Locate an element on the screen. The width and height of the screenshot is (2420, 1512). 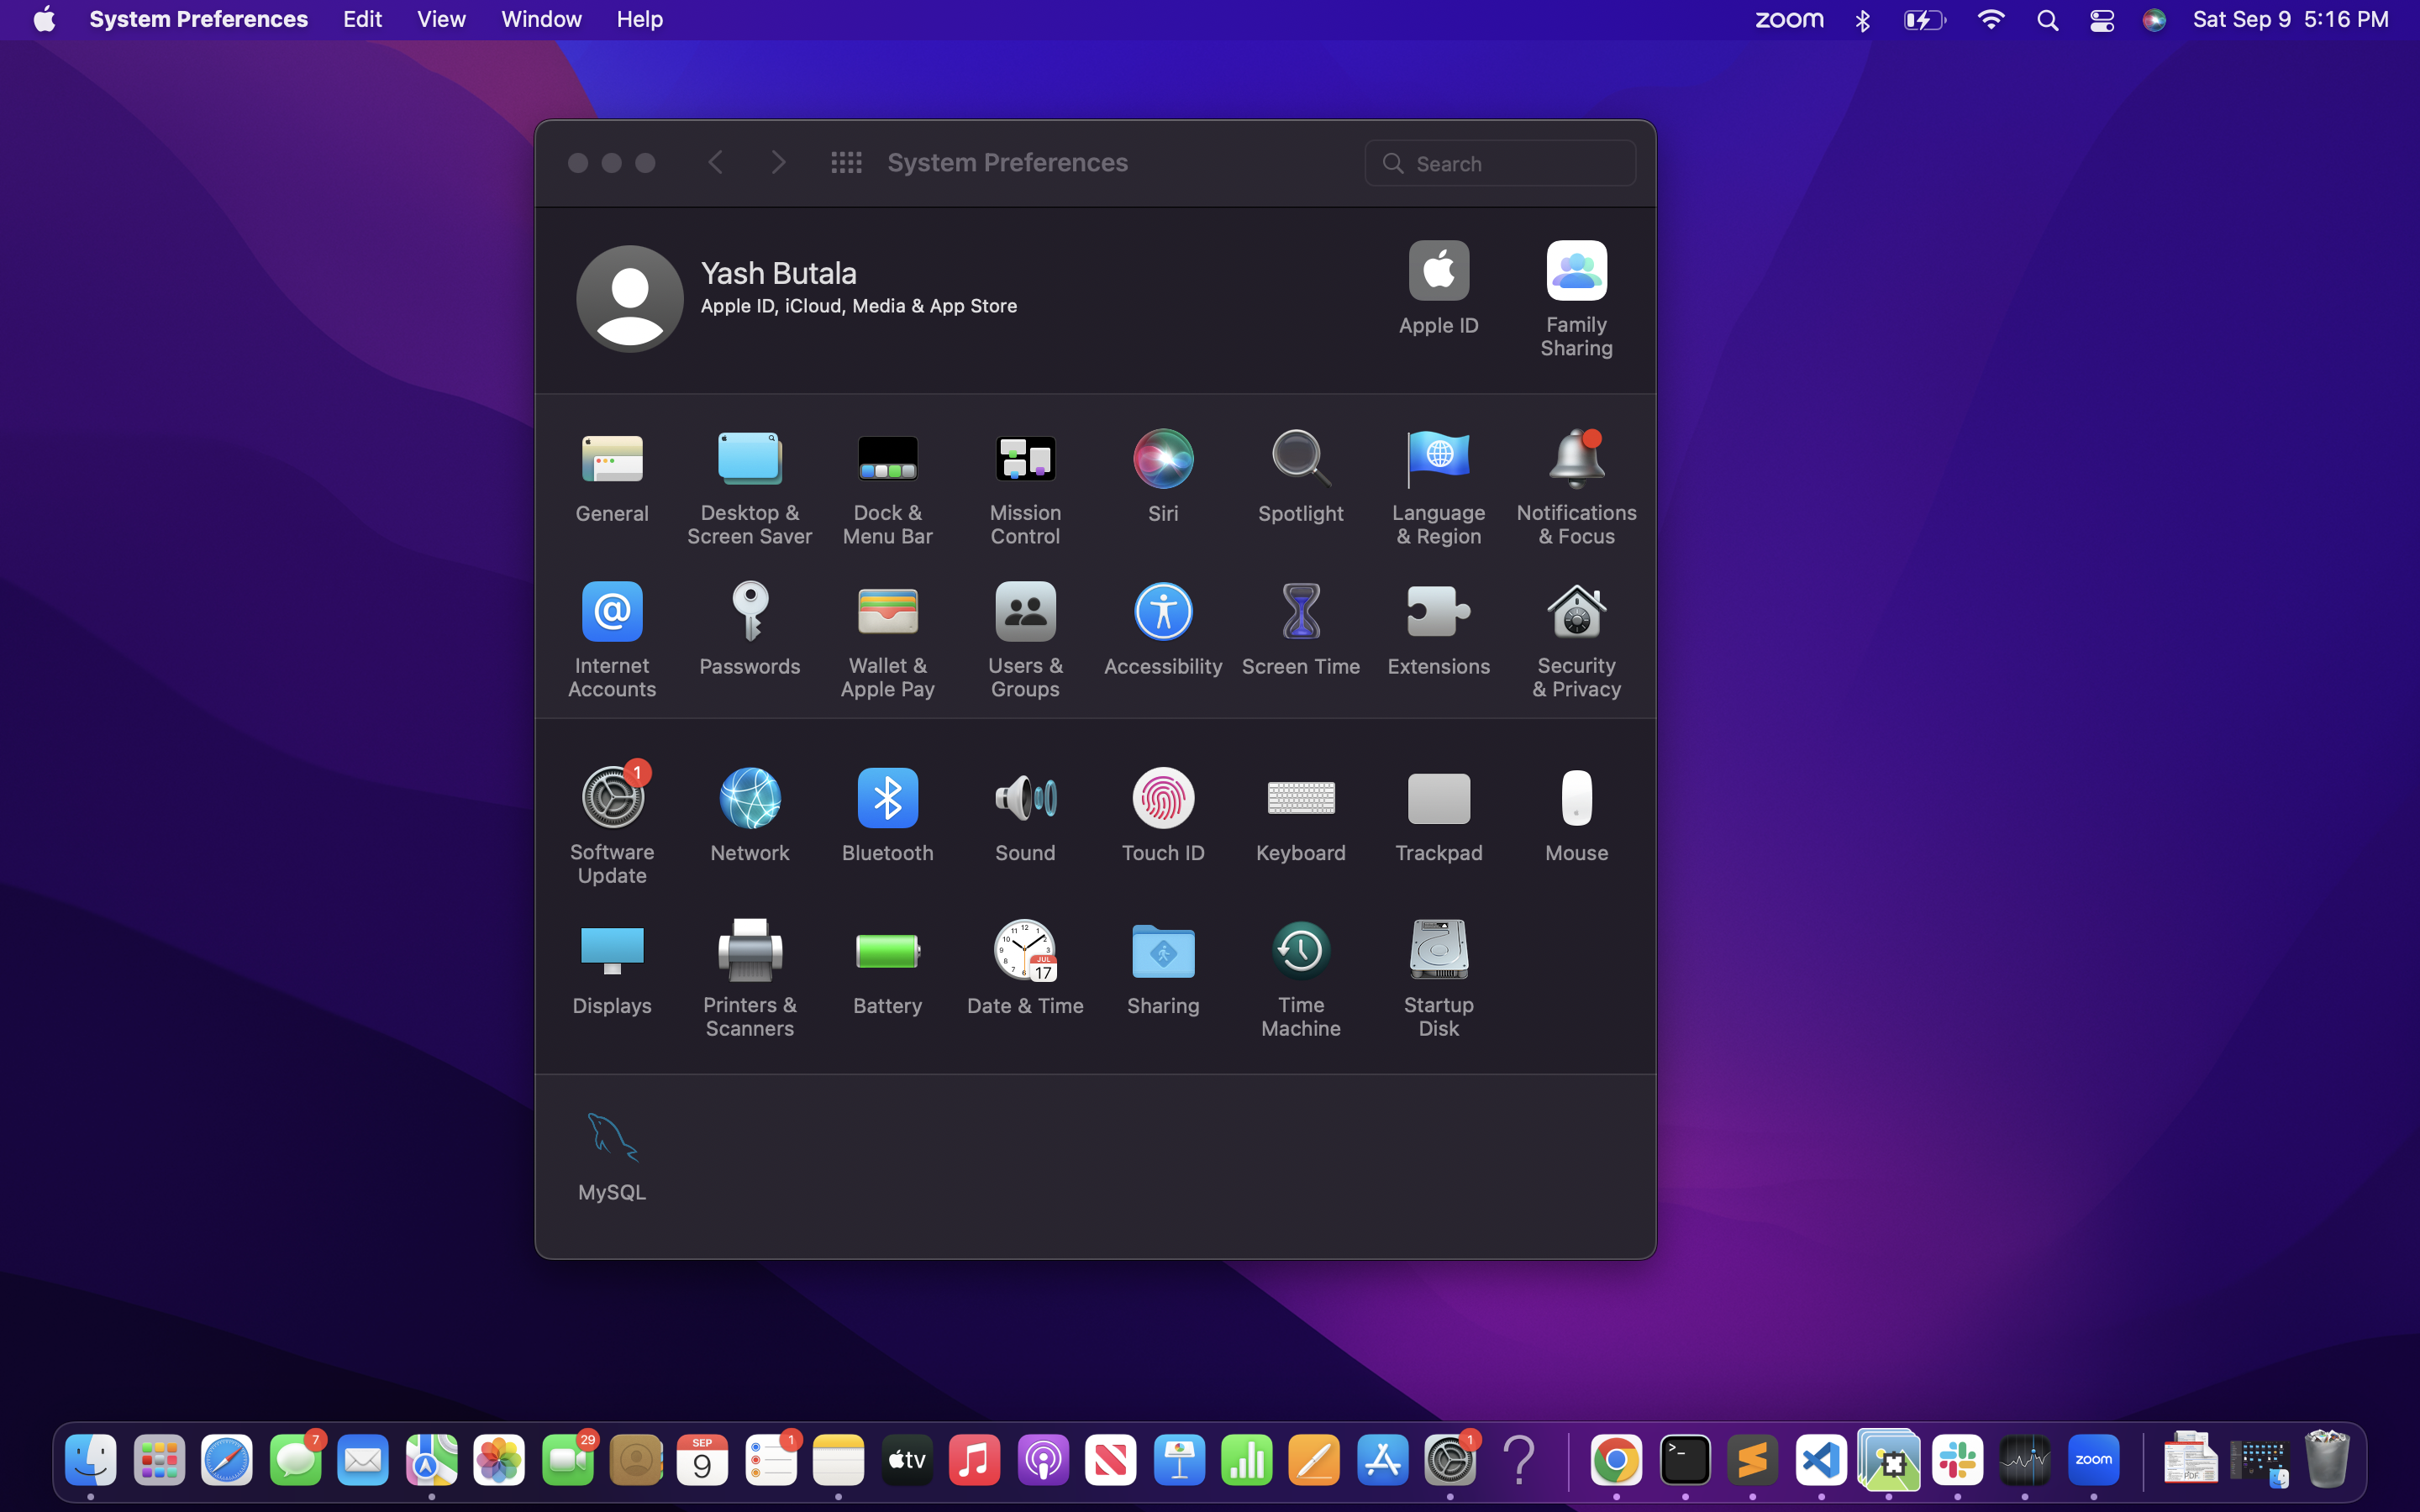
the subsequent page in system preferences is located at coordinates (778, 162).